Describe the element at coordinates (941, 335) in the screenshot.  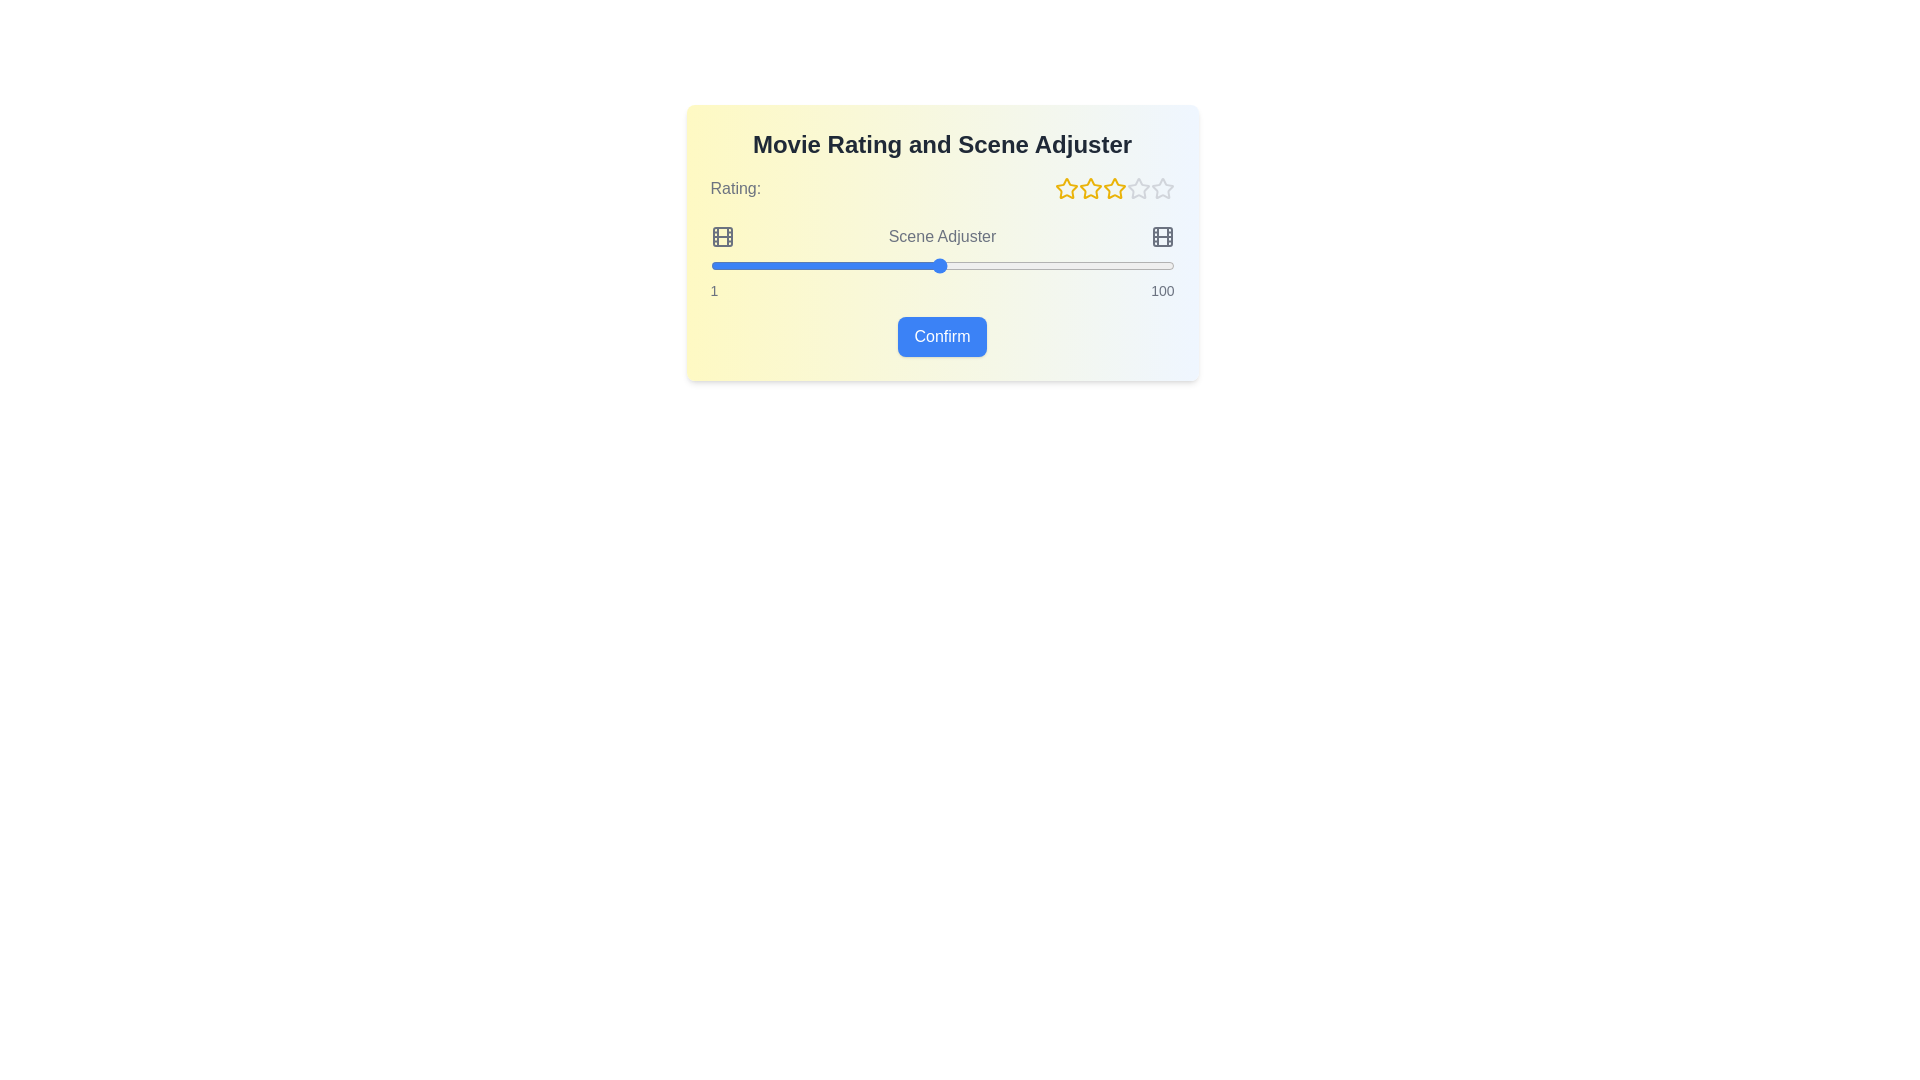
I see `'Confirm' button to submit the rating and scene` at that location.